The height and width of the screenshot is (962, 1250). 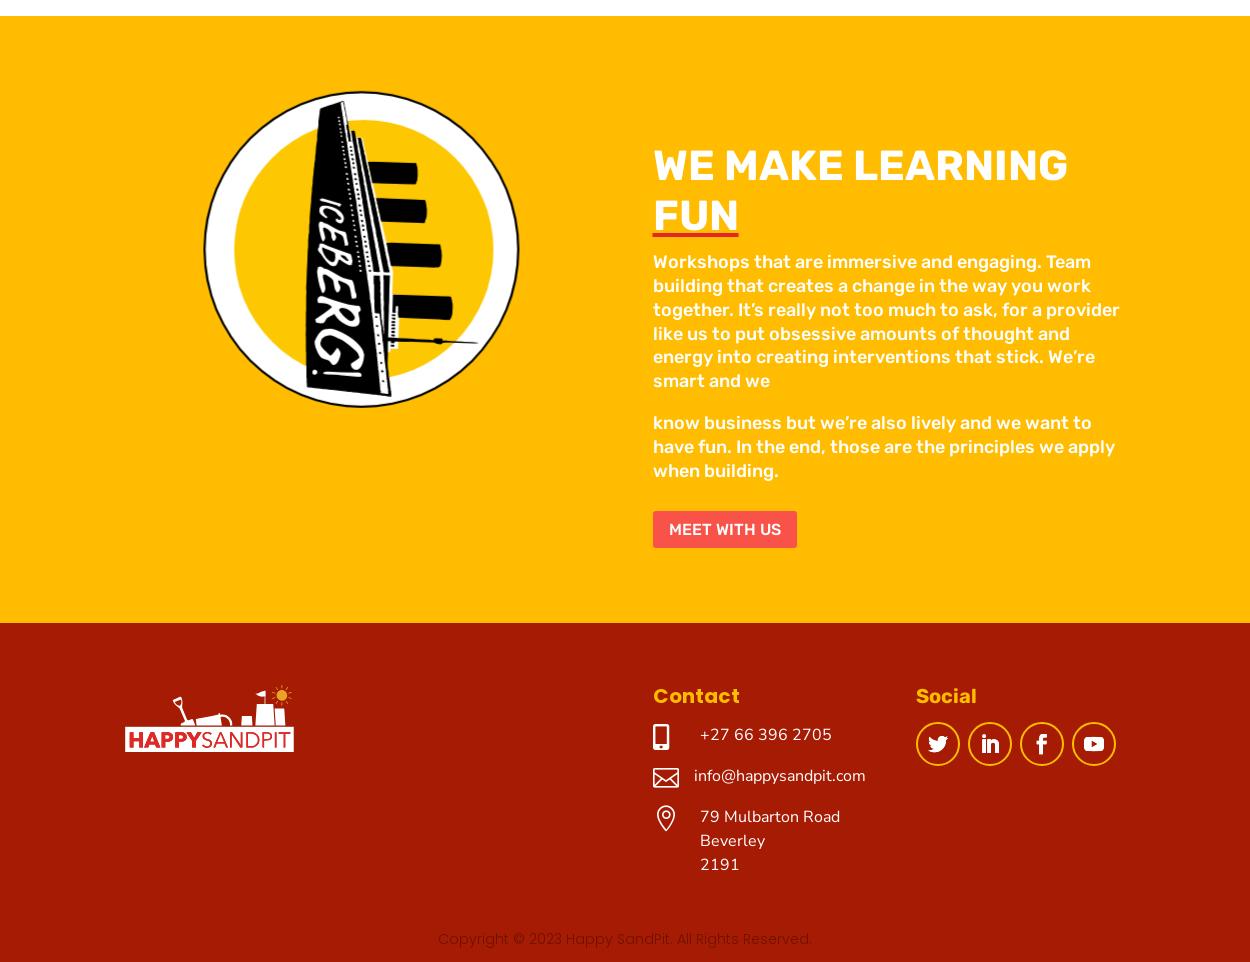 I want to click on 'Workshops that are immersive and engaging. Team building that creates a change in the way you work together. It’s really not too much to ask, for a provider like us to put obsessive amounts of thought and energy into creating interventions that stick. We’re smart and we', so click(x=885, y=320).